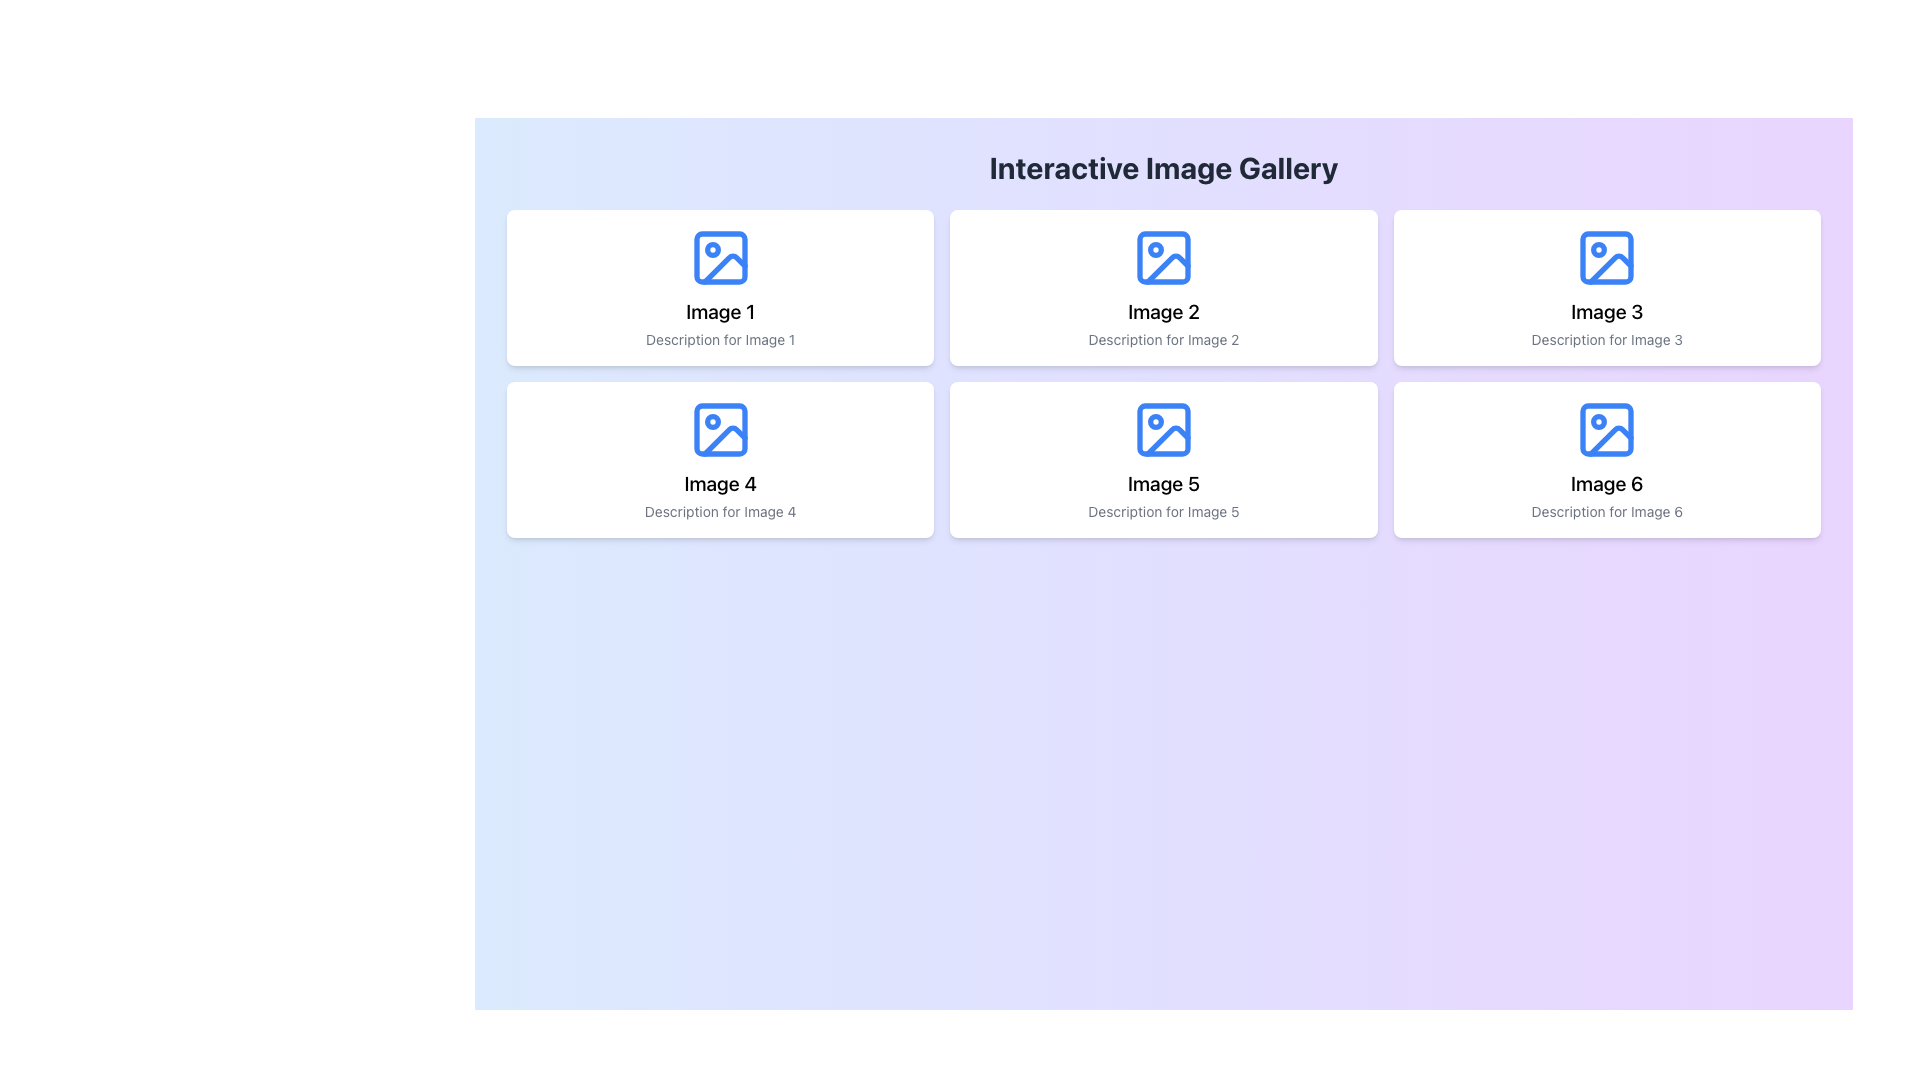  Describe the element at coordinates (720, 459) in the screenshot. I see `the card with an image labeled 'Image 4' which features a white background and rounded corners, located in the second row and first column of the grid layout` at that location.